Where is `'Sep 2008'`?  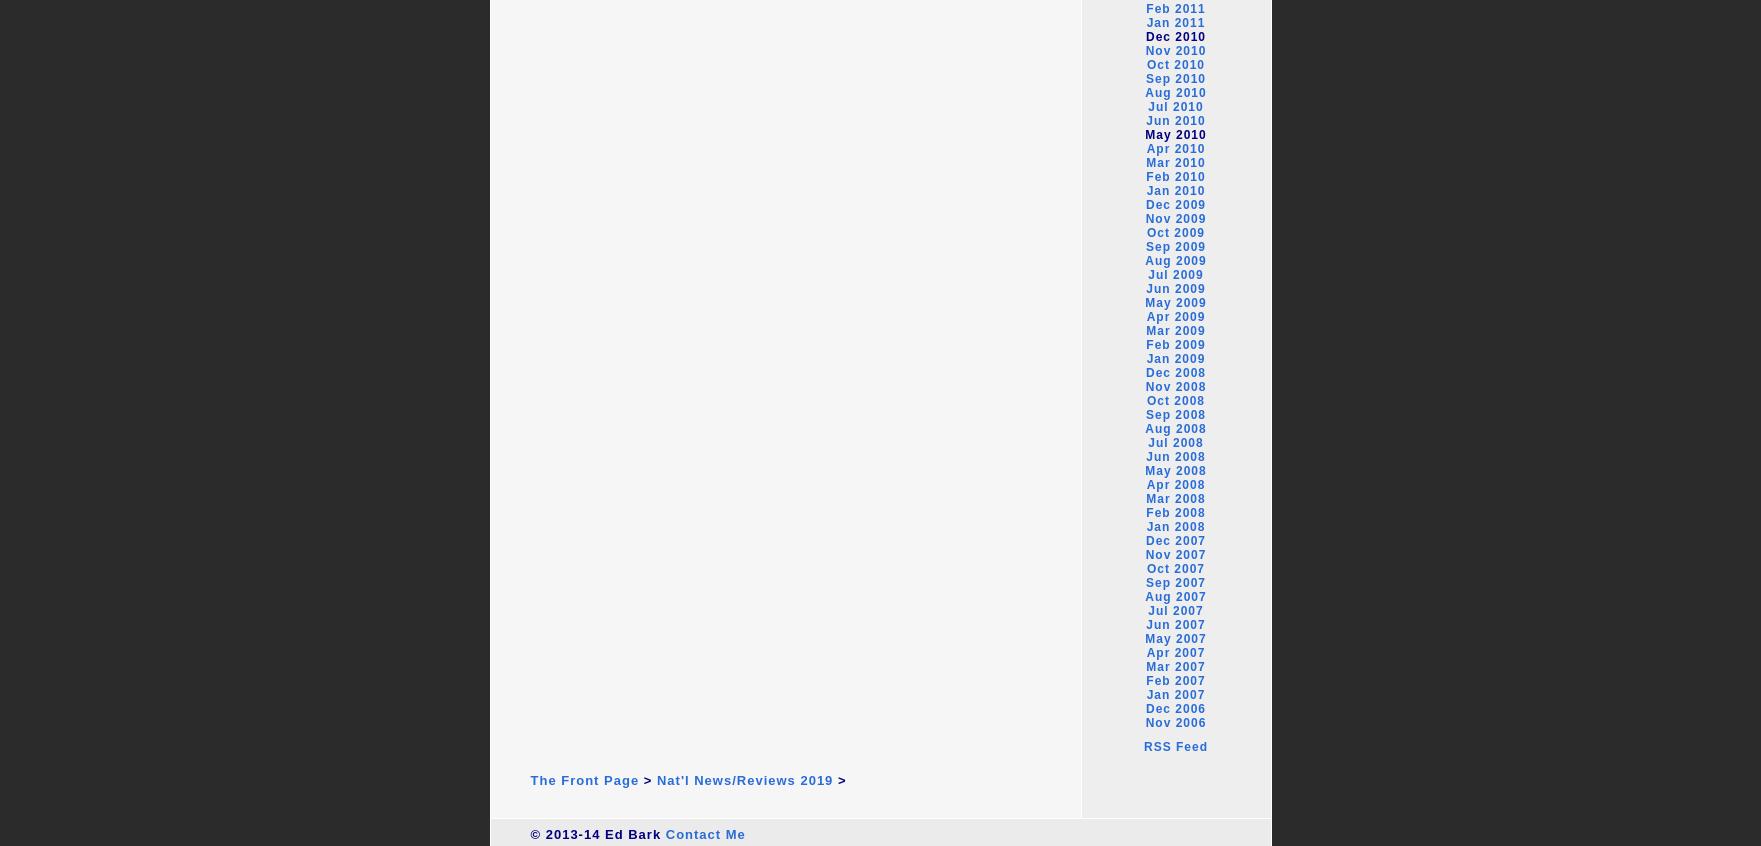 'Sep 2008' is located at coordinates (1175, 414).